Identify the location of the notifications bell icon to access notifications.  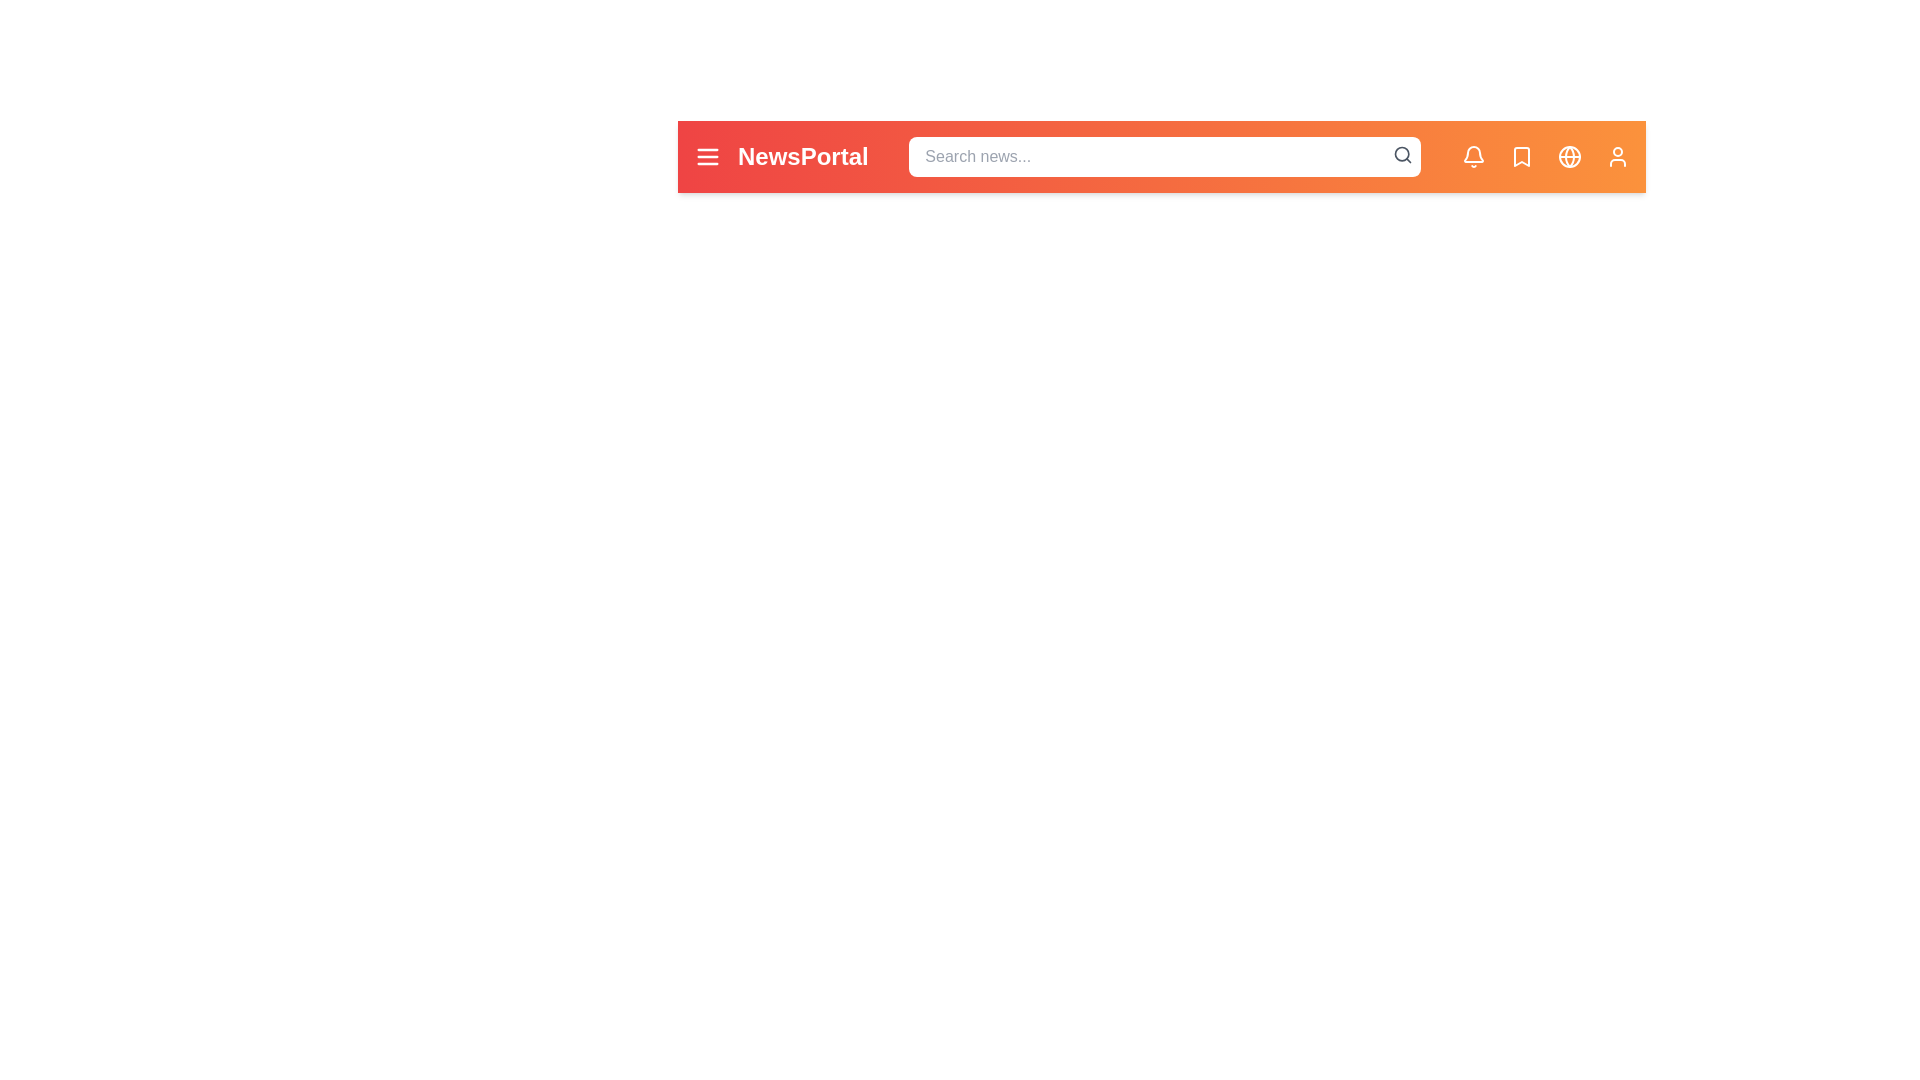
(1473, 156).